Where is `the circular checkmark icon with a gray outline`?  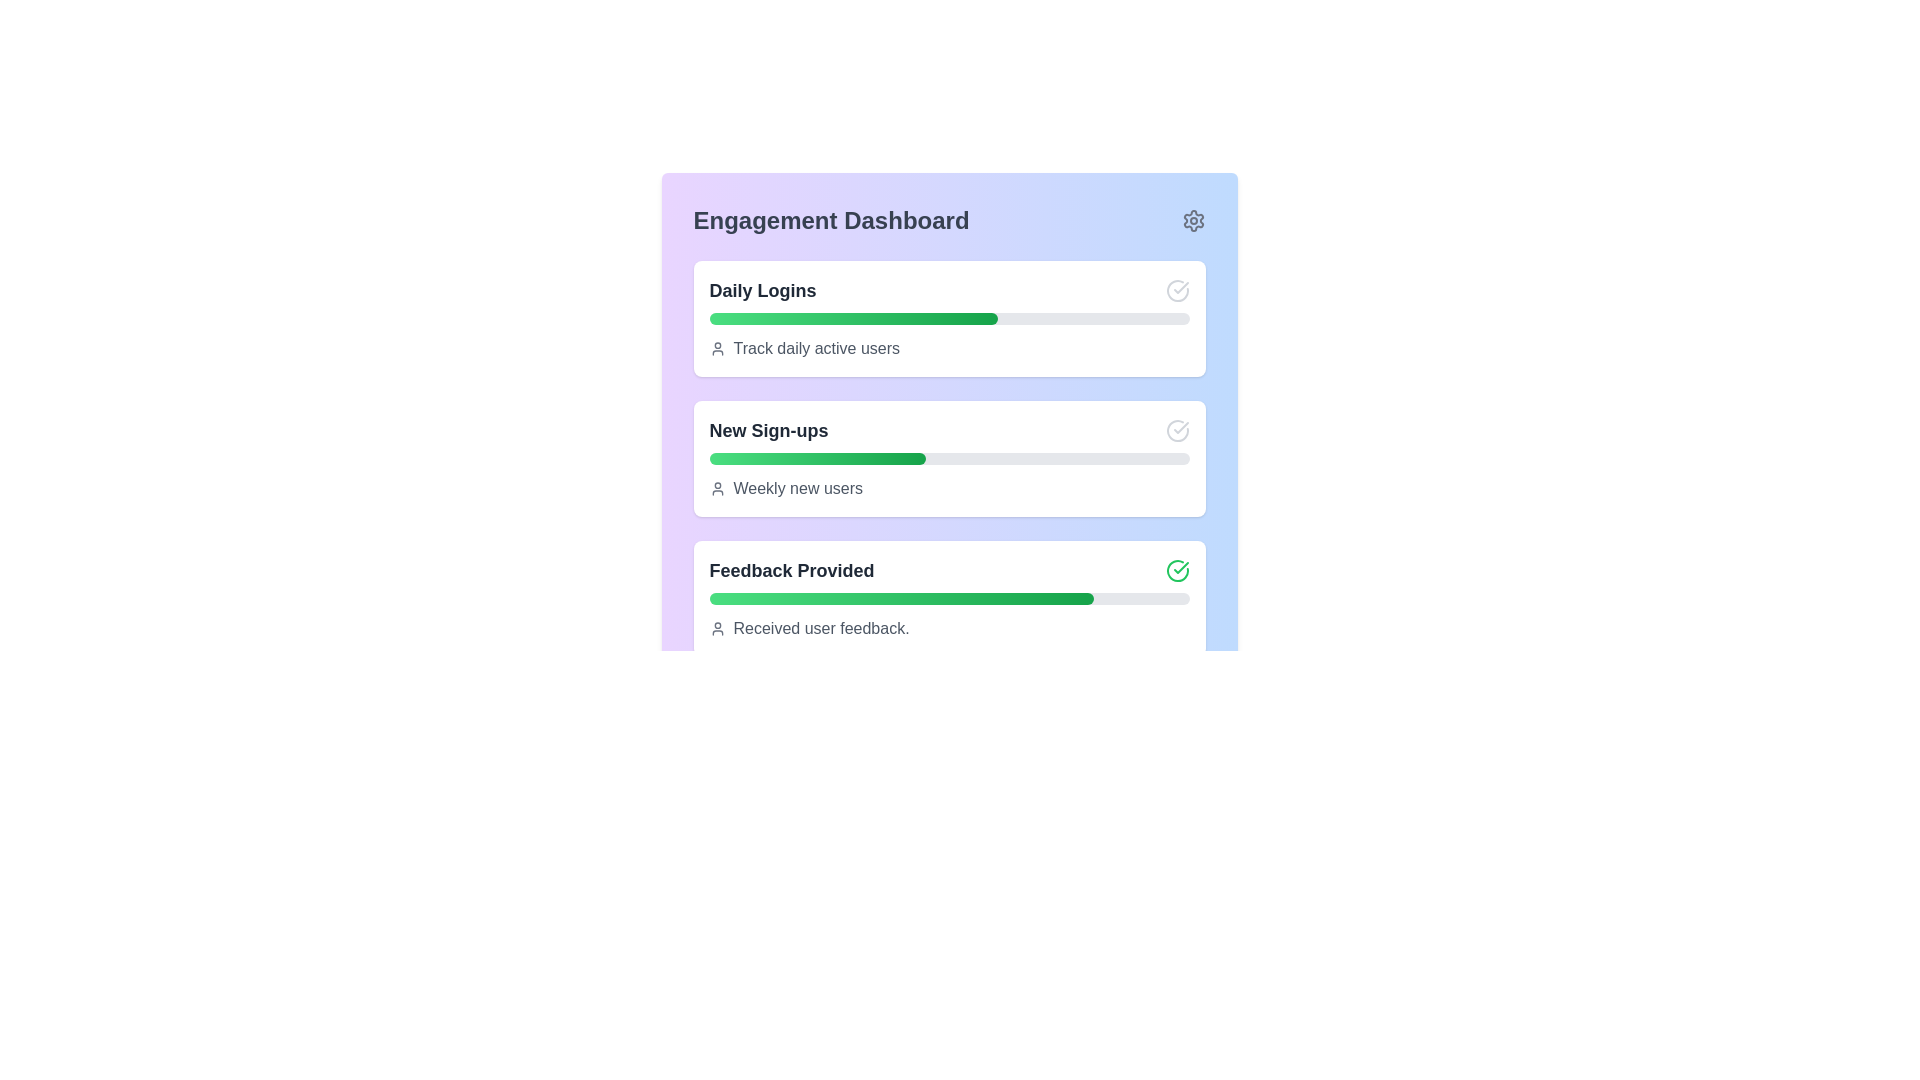 the circular checkmark icon with a gray outline is located at coordinates (1177, 290).